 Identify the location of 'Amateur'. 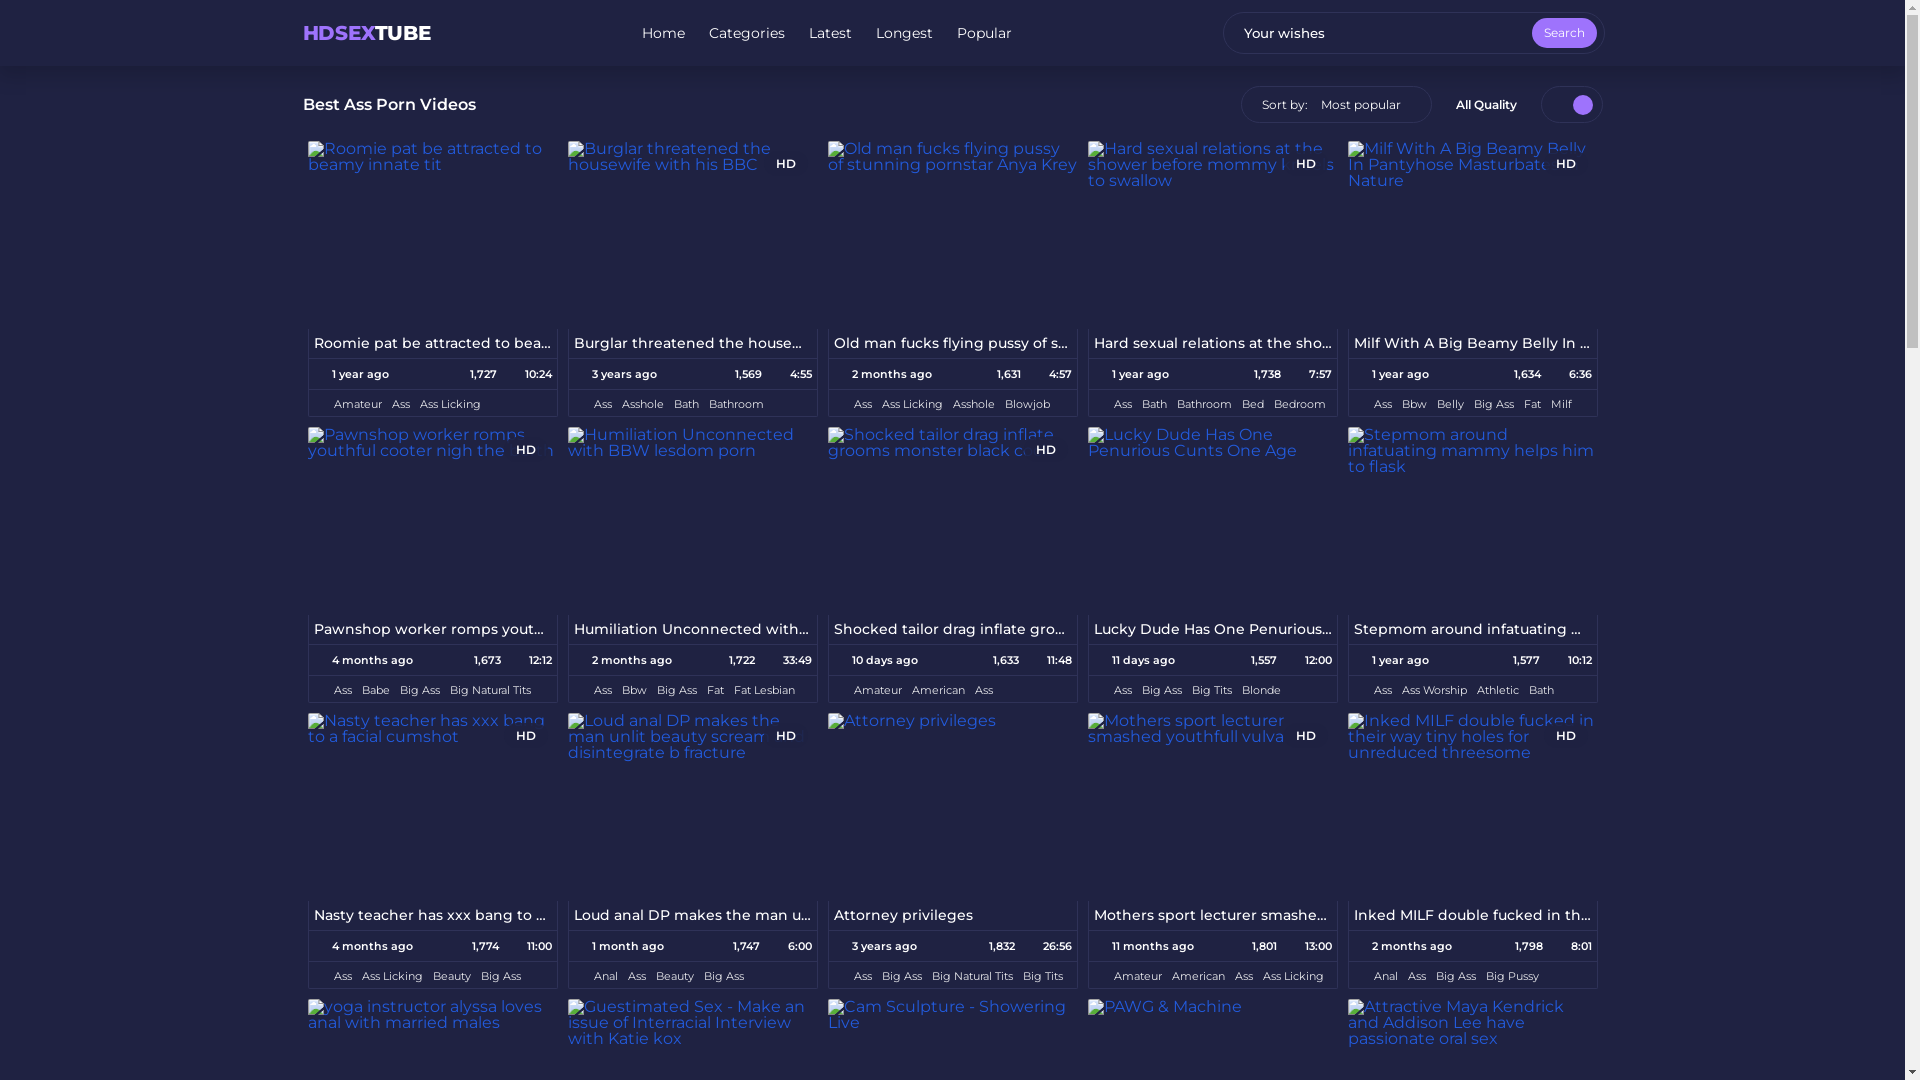
(334, 404).